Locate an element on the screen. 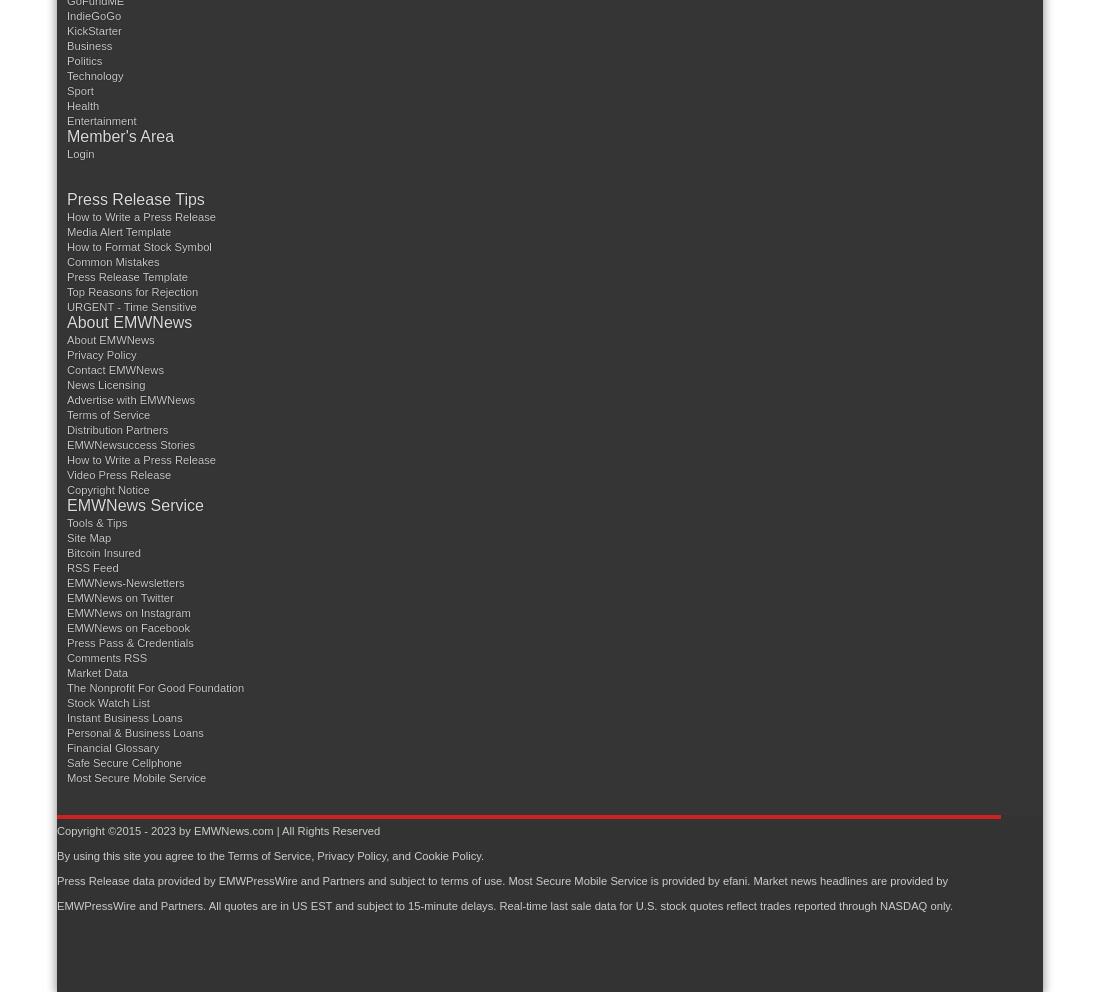  'Cookie Policy' is located at coordinates (413, 854).